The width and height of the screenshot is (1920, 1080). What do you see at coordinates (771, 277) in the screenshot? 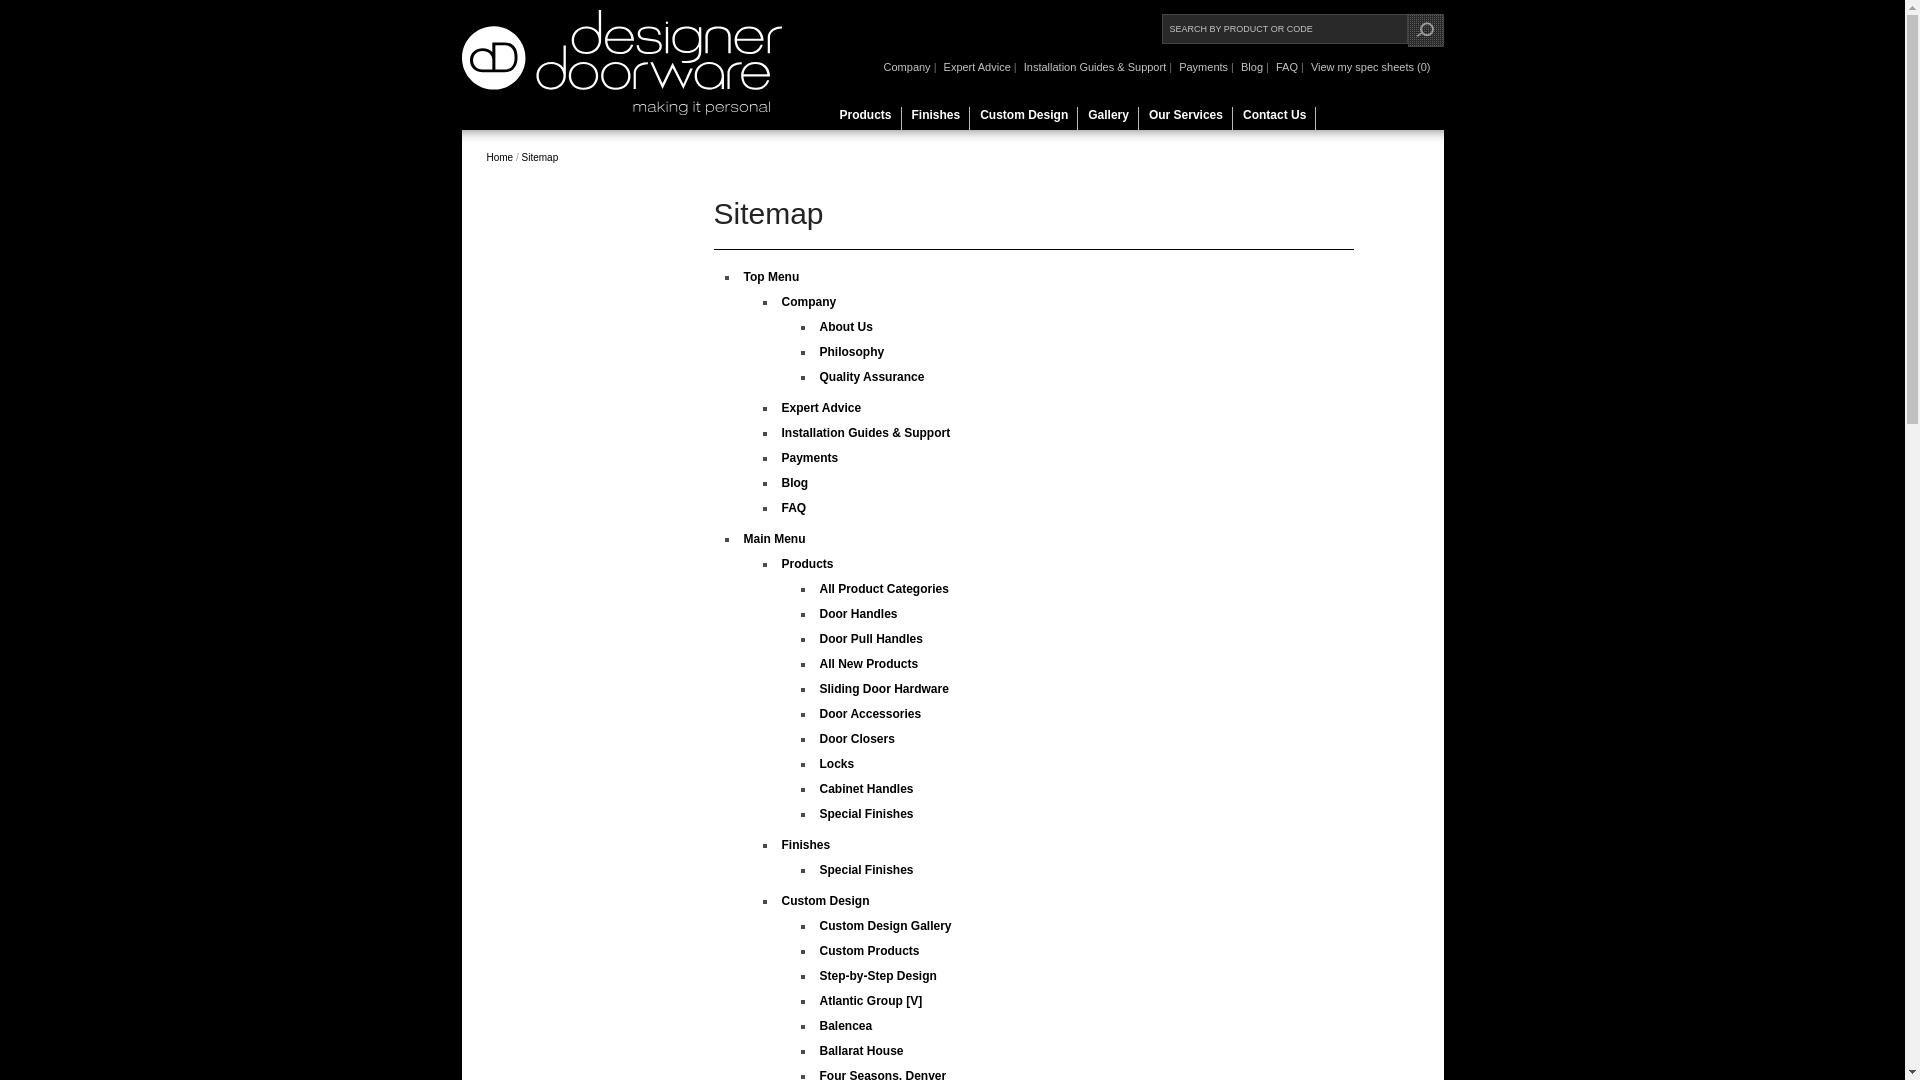
I see `'Top Menu'` at bounding box center [771, 277].